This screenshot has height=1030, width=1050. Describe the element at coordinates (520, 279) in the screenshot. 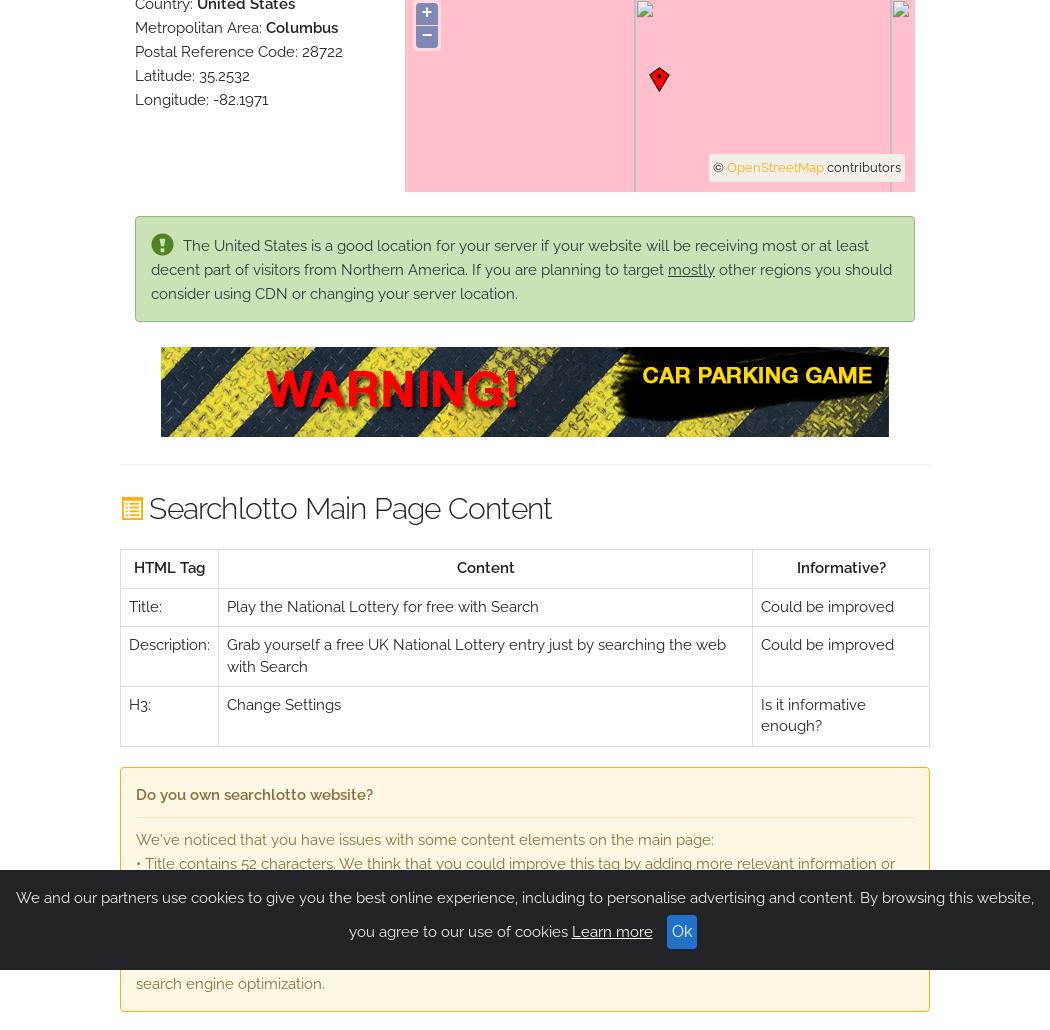

I see `'other regions you should consider using CDN or changing your server location.'` at that location.